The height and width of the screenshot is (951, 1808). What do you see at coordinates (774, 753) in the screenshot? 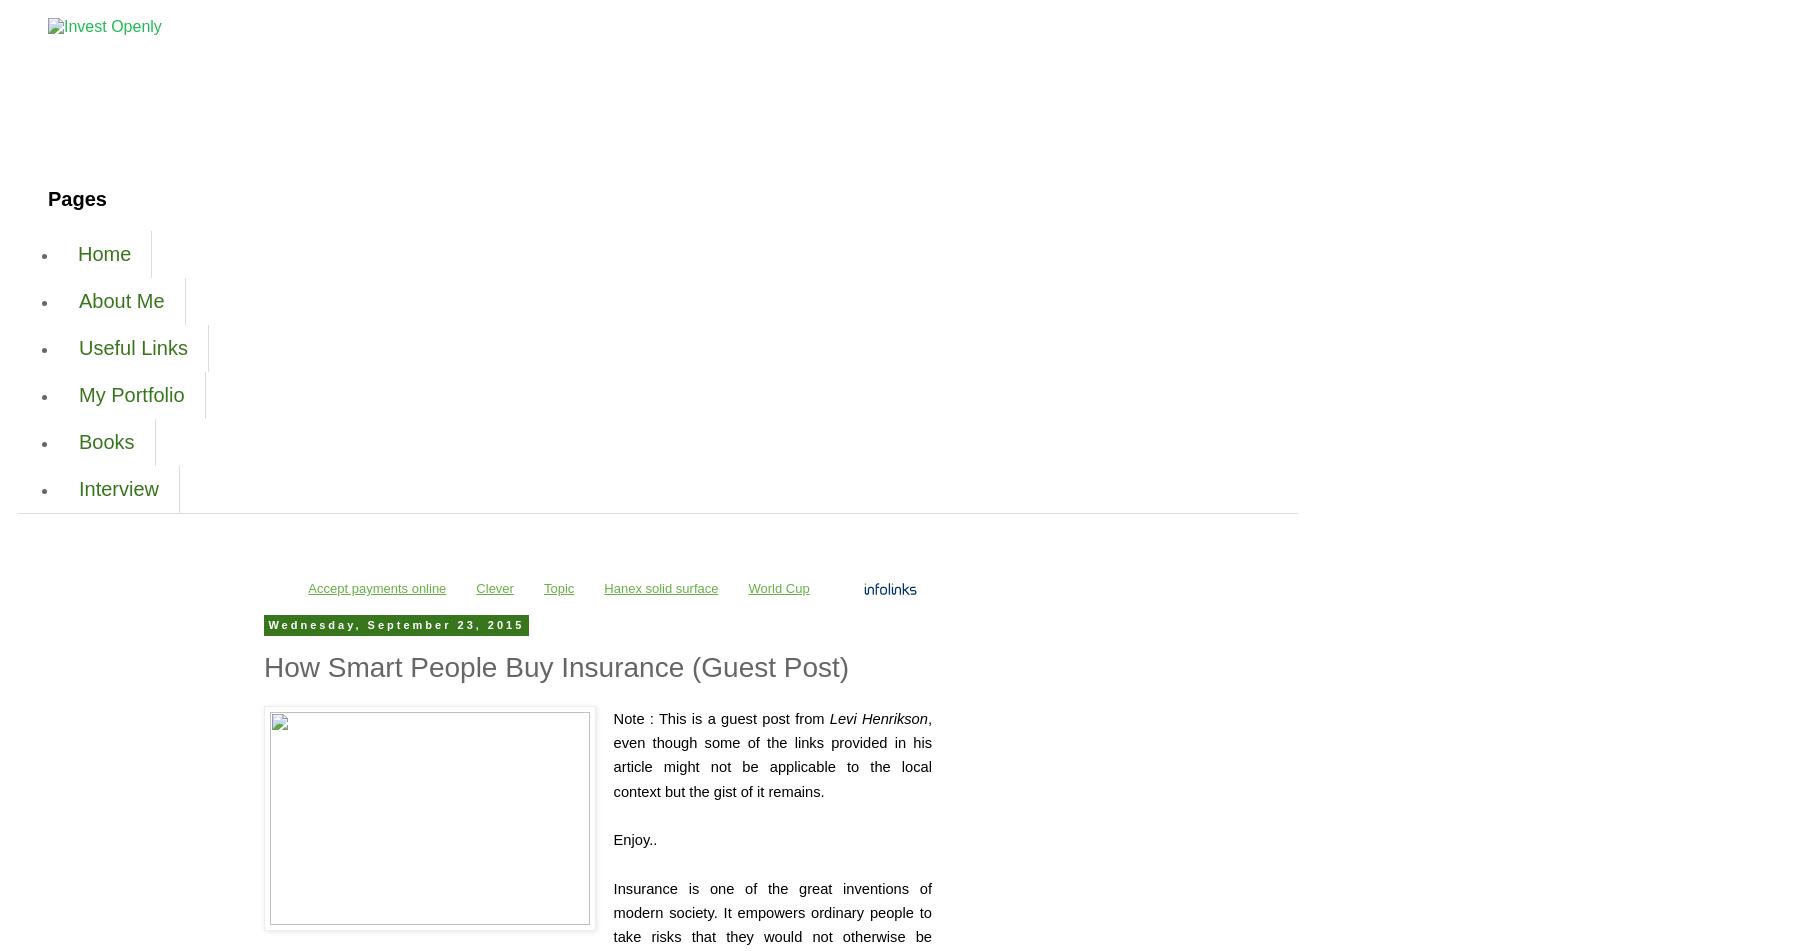
I see `', even though some of the links provided in his article might not be applicable to the local context but the gist of it remains.'` at bounding box center [774, 753].